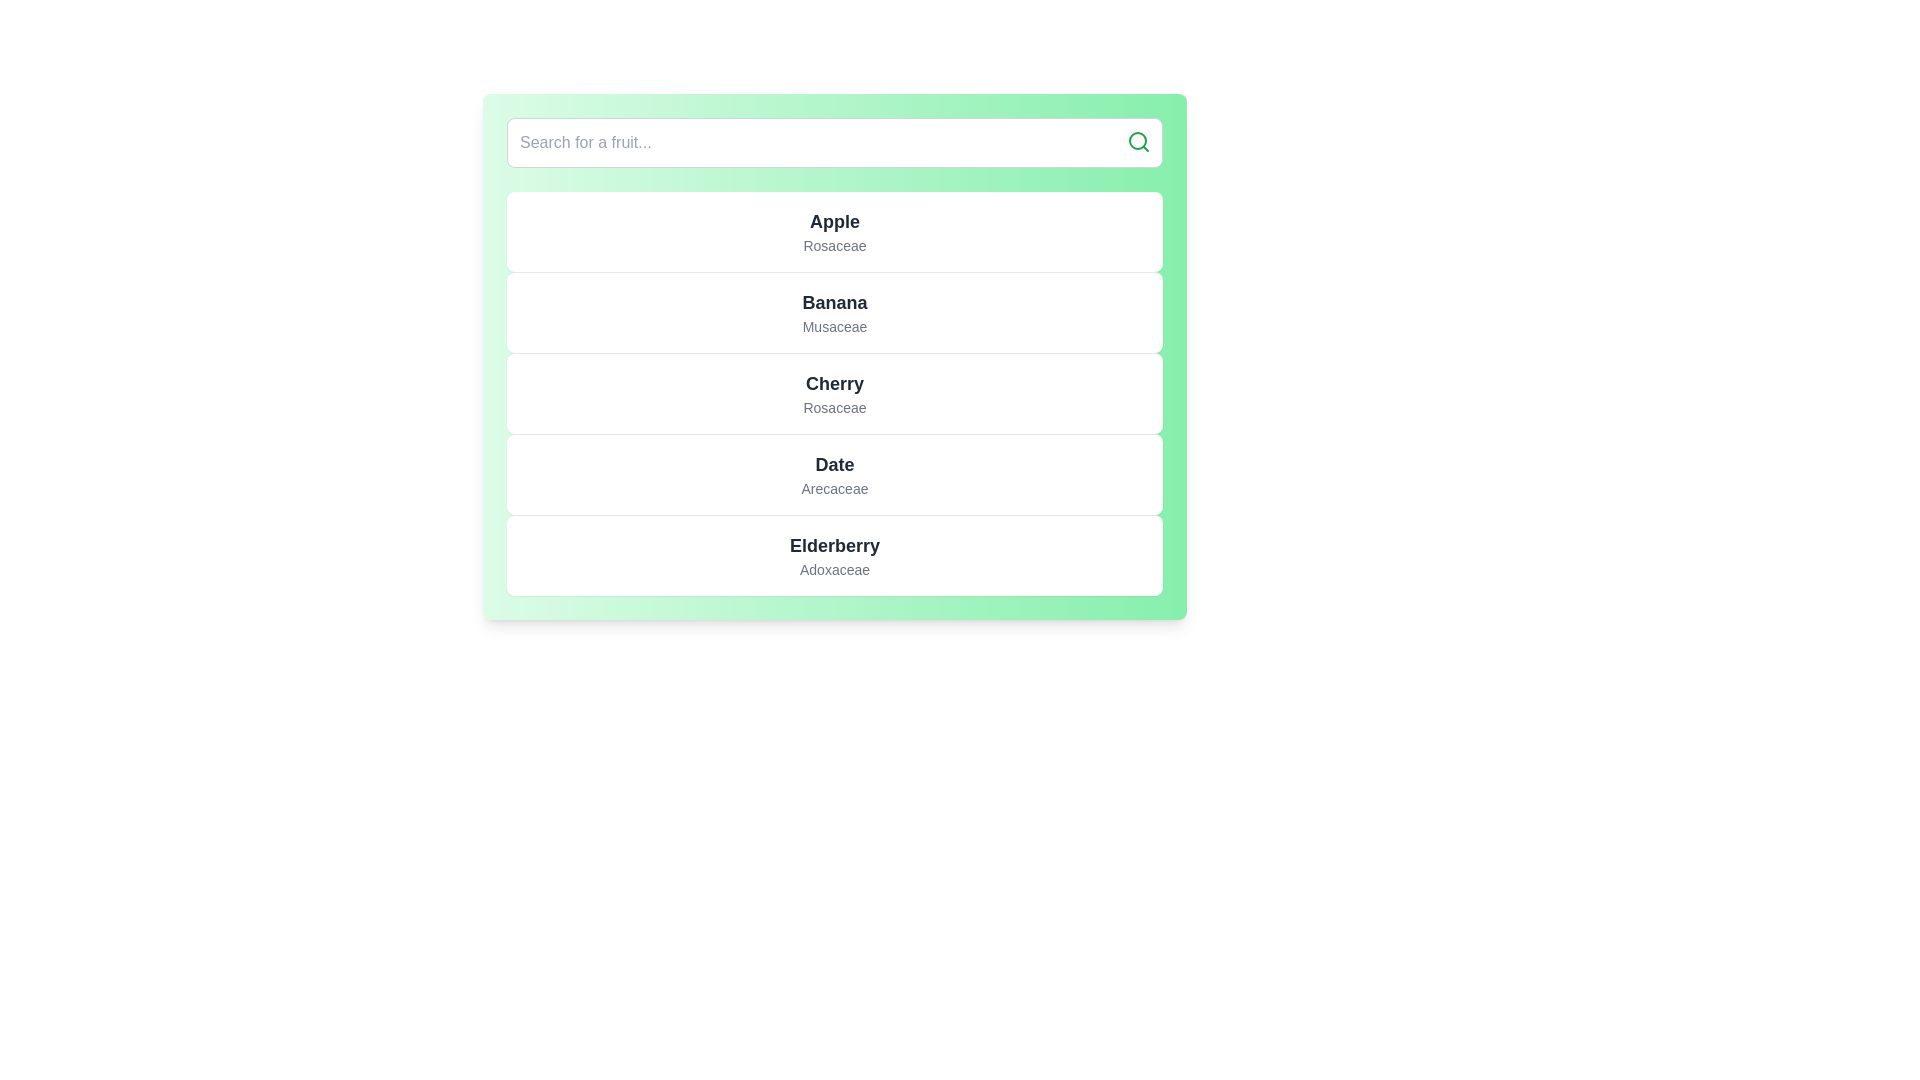  What do you see at coordinates (835, 407) in the screenshot?
I see `the text element that provides additional descriptive information about the header 'Cherry', located within the third card in a vertically stacked list` at bounding box center [835, 407].